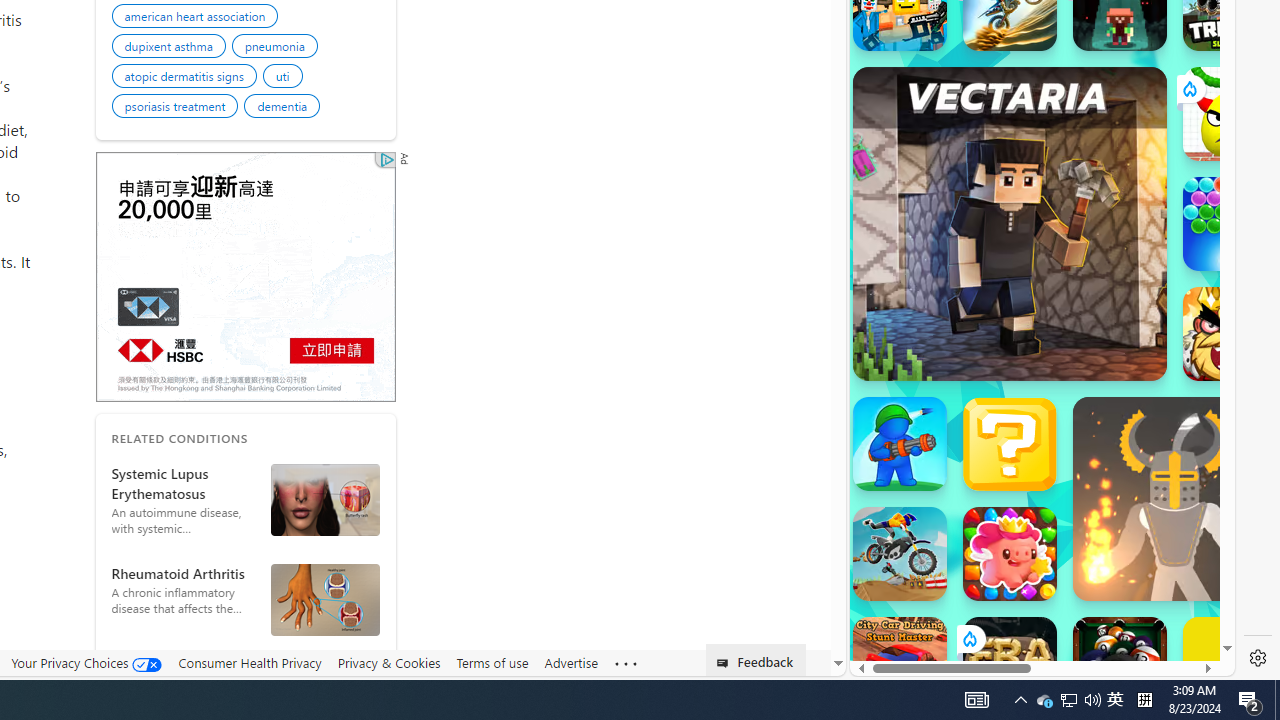 Image resolution: width=1280 pixels, height=720 pixels. Describe the element at coordinates (1175, 497) in the screenshot. I see `'Ragdoll Hit'` at that location.